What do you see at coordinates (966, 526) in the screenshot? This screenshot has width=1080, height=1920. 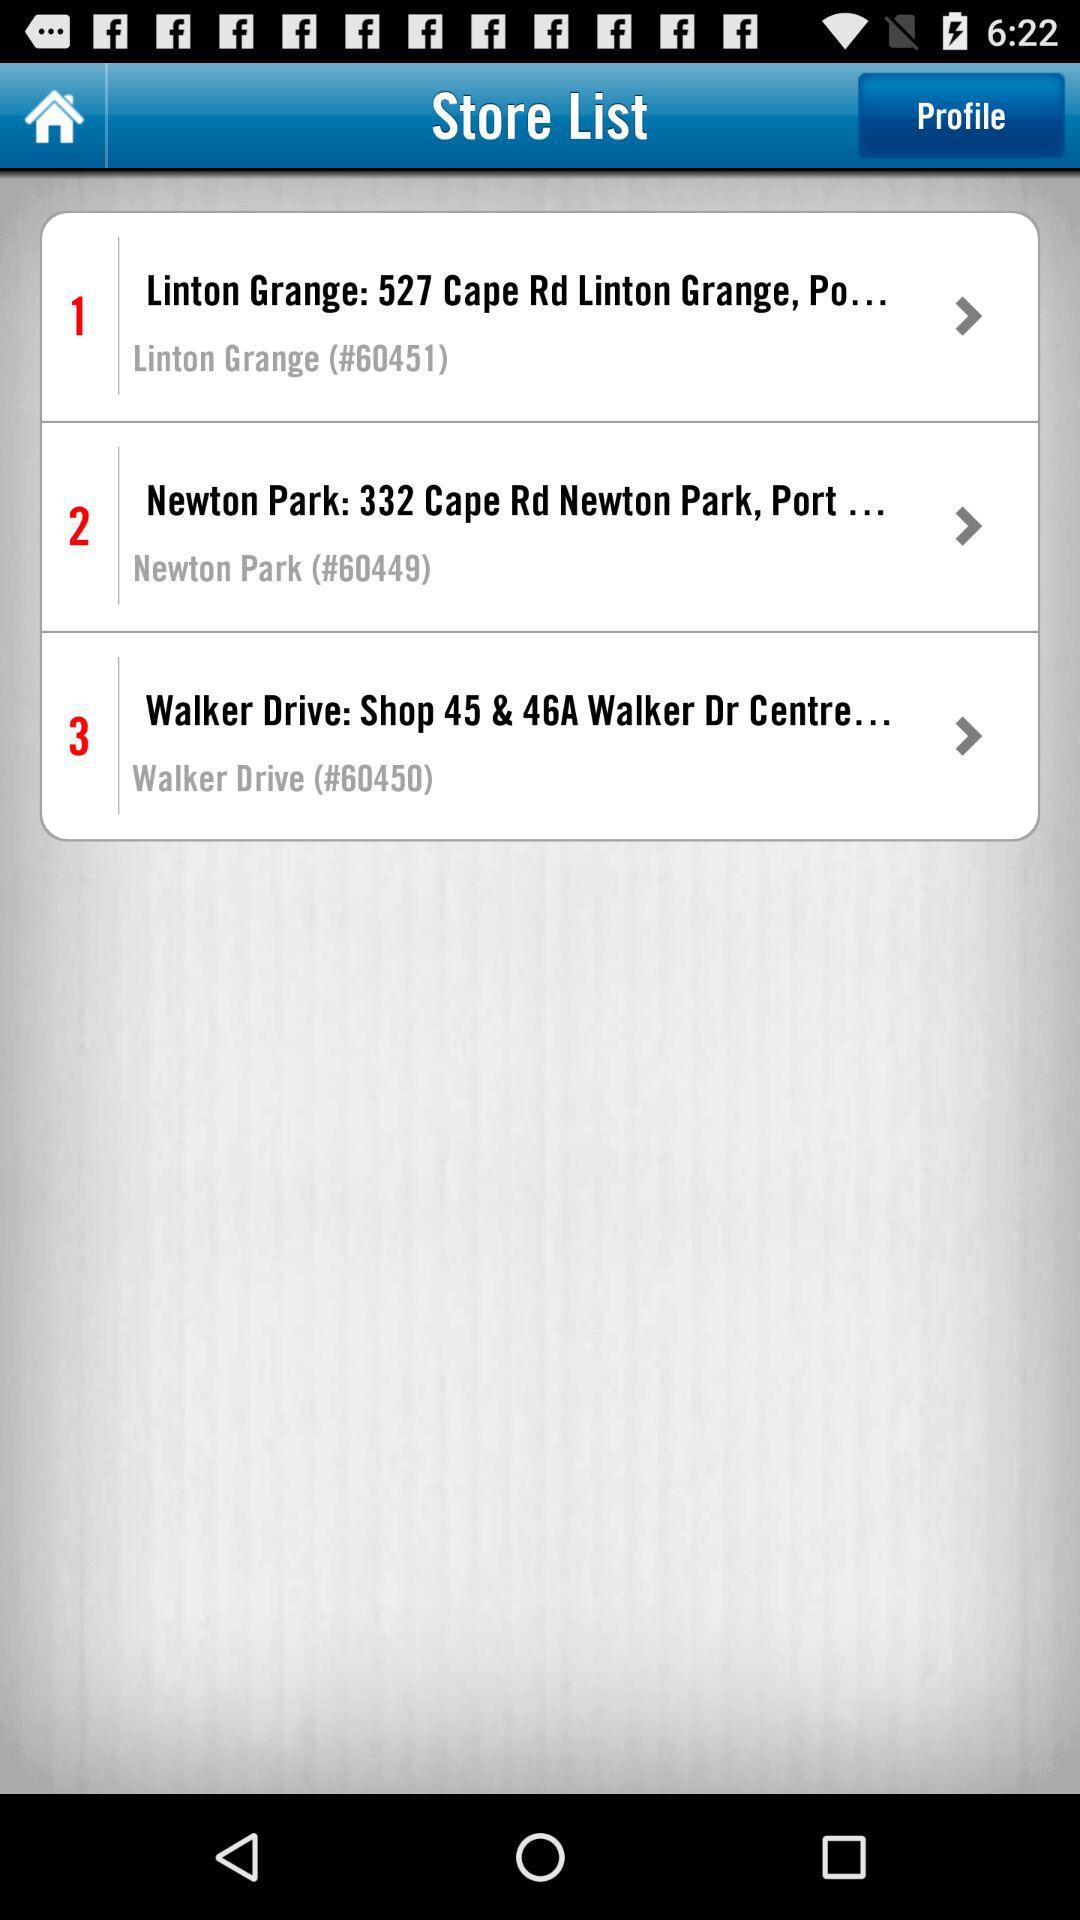 I see `app next to the newton park 332 icon` at bounding box center [966, 526].